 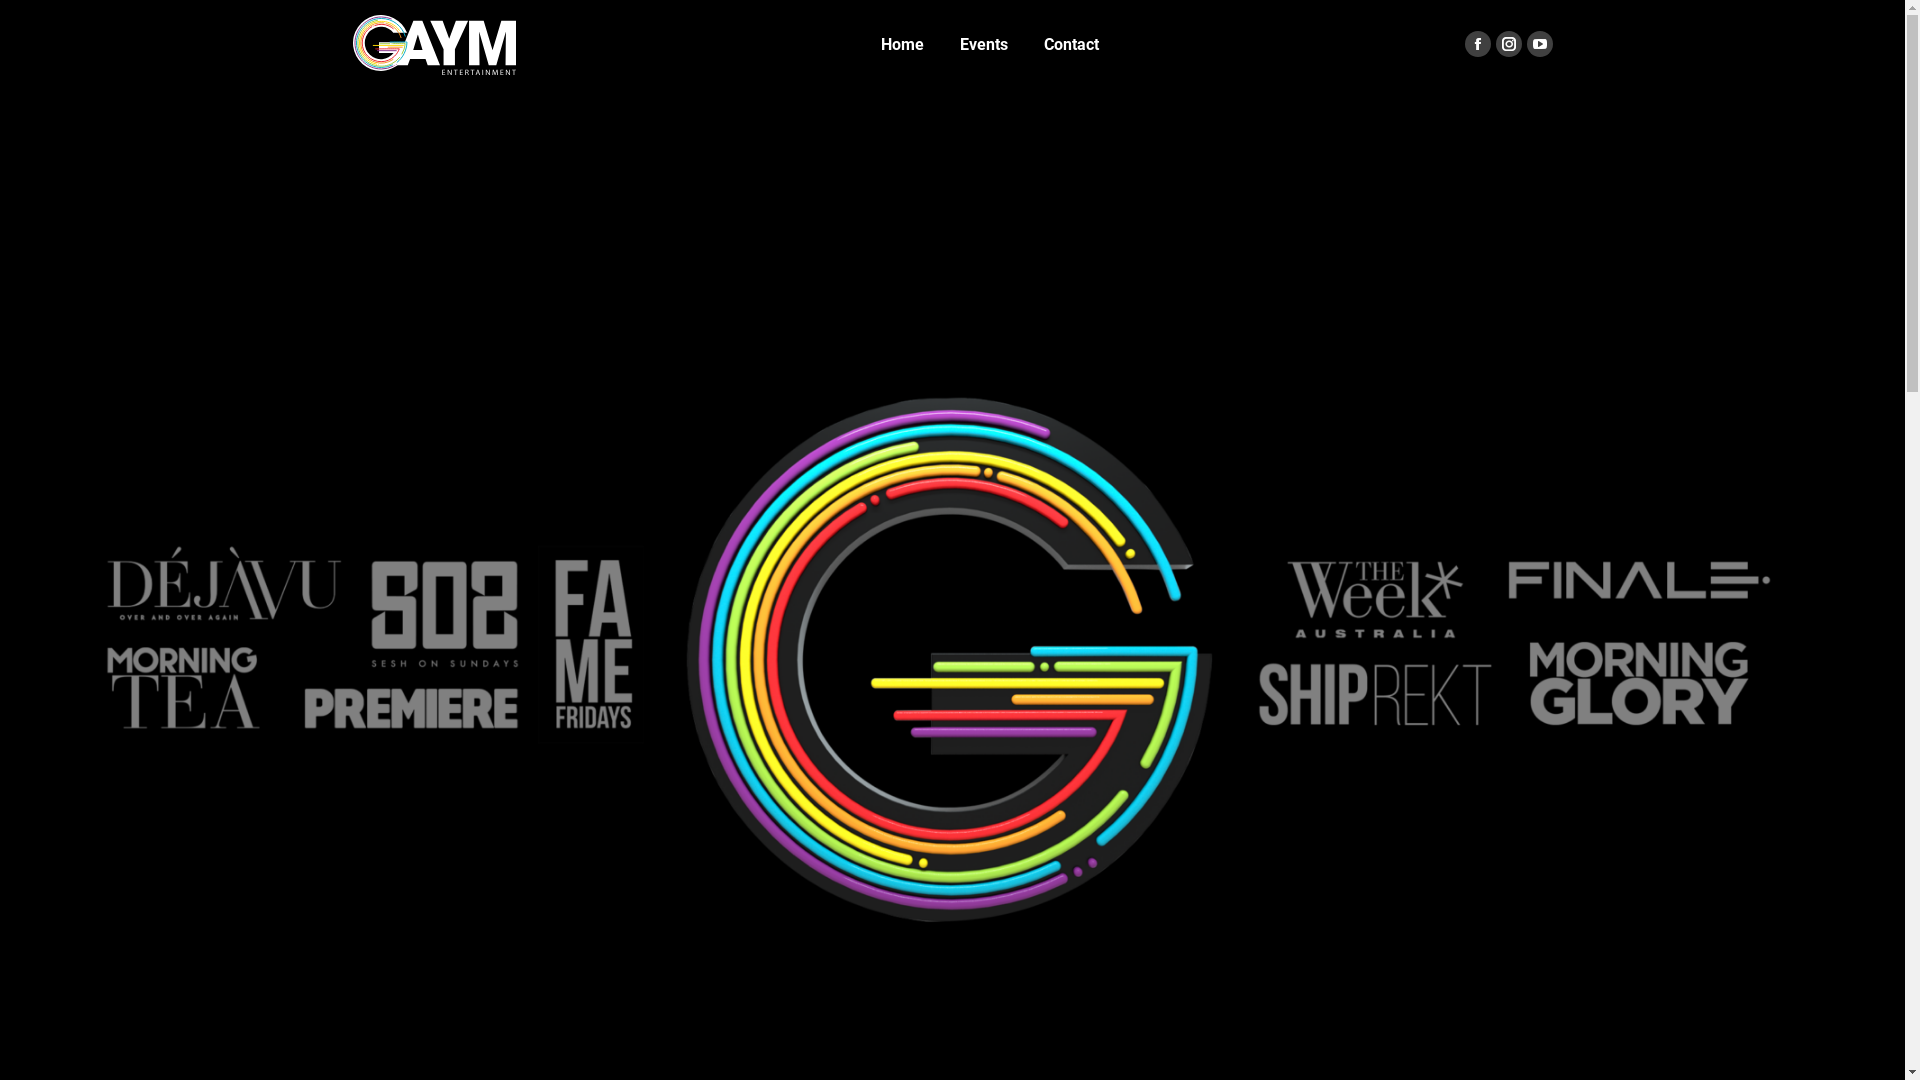 What do you see at coordinates (901, 45) in the screenshot?
I see `'Home'` at bounding box center [901, 45].